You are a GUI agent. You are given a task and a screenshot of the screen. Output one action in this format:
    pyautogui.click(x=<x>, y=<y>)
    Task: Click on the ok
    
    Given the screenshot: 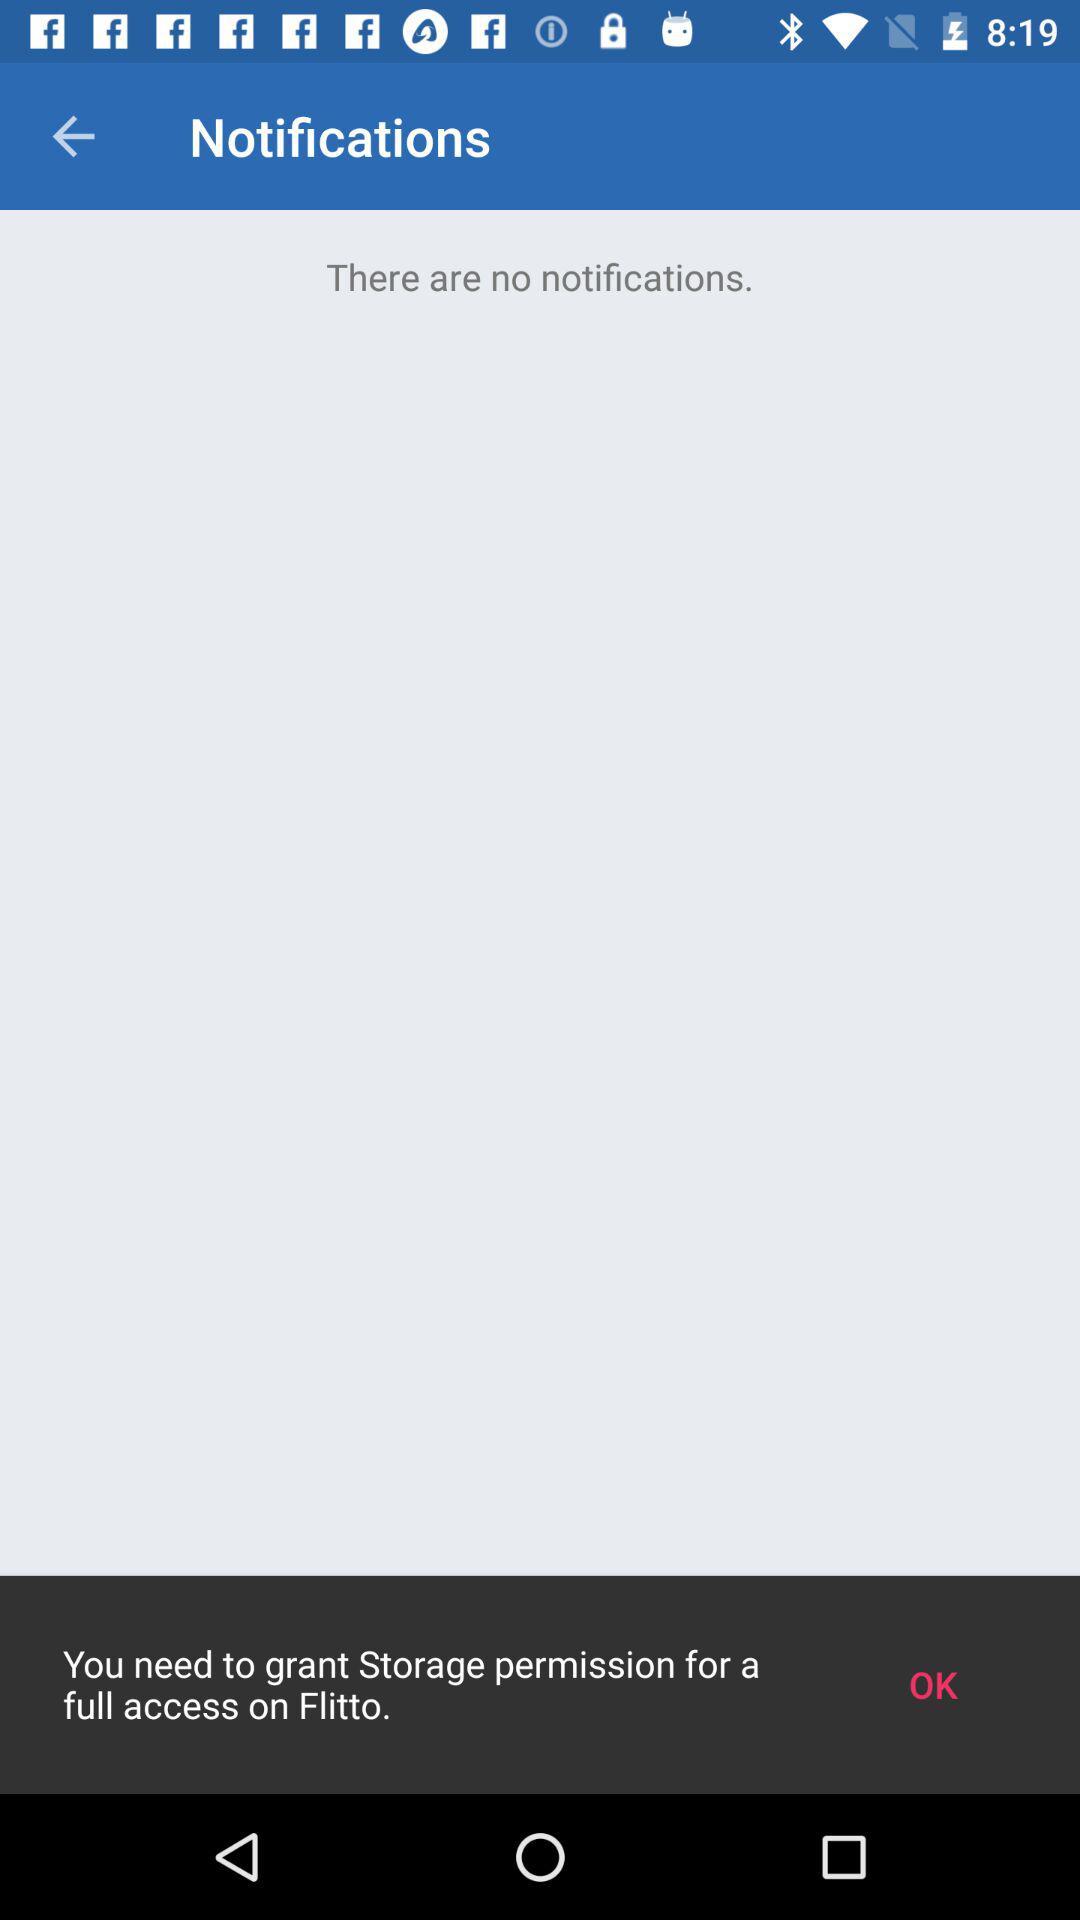 What is the action you would take?
    pyautogui.click(x=933, y=1683)
    